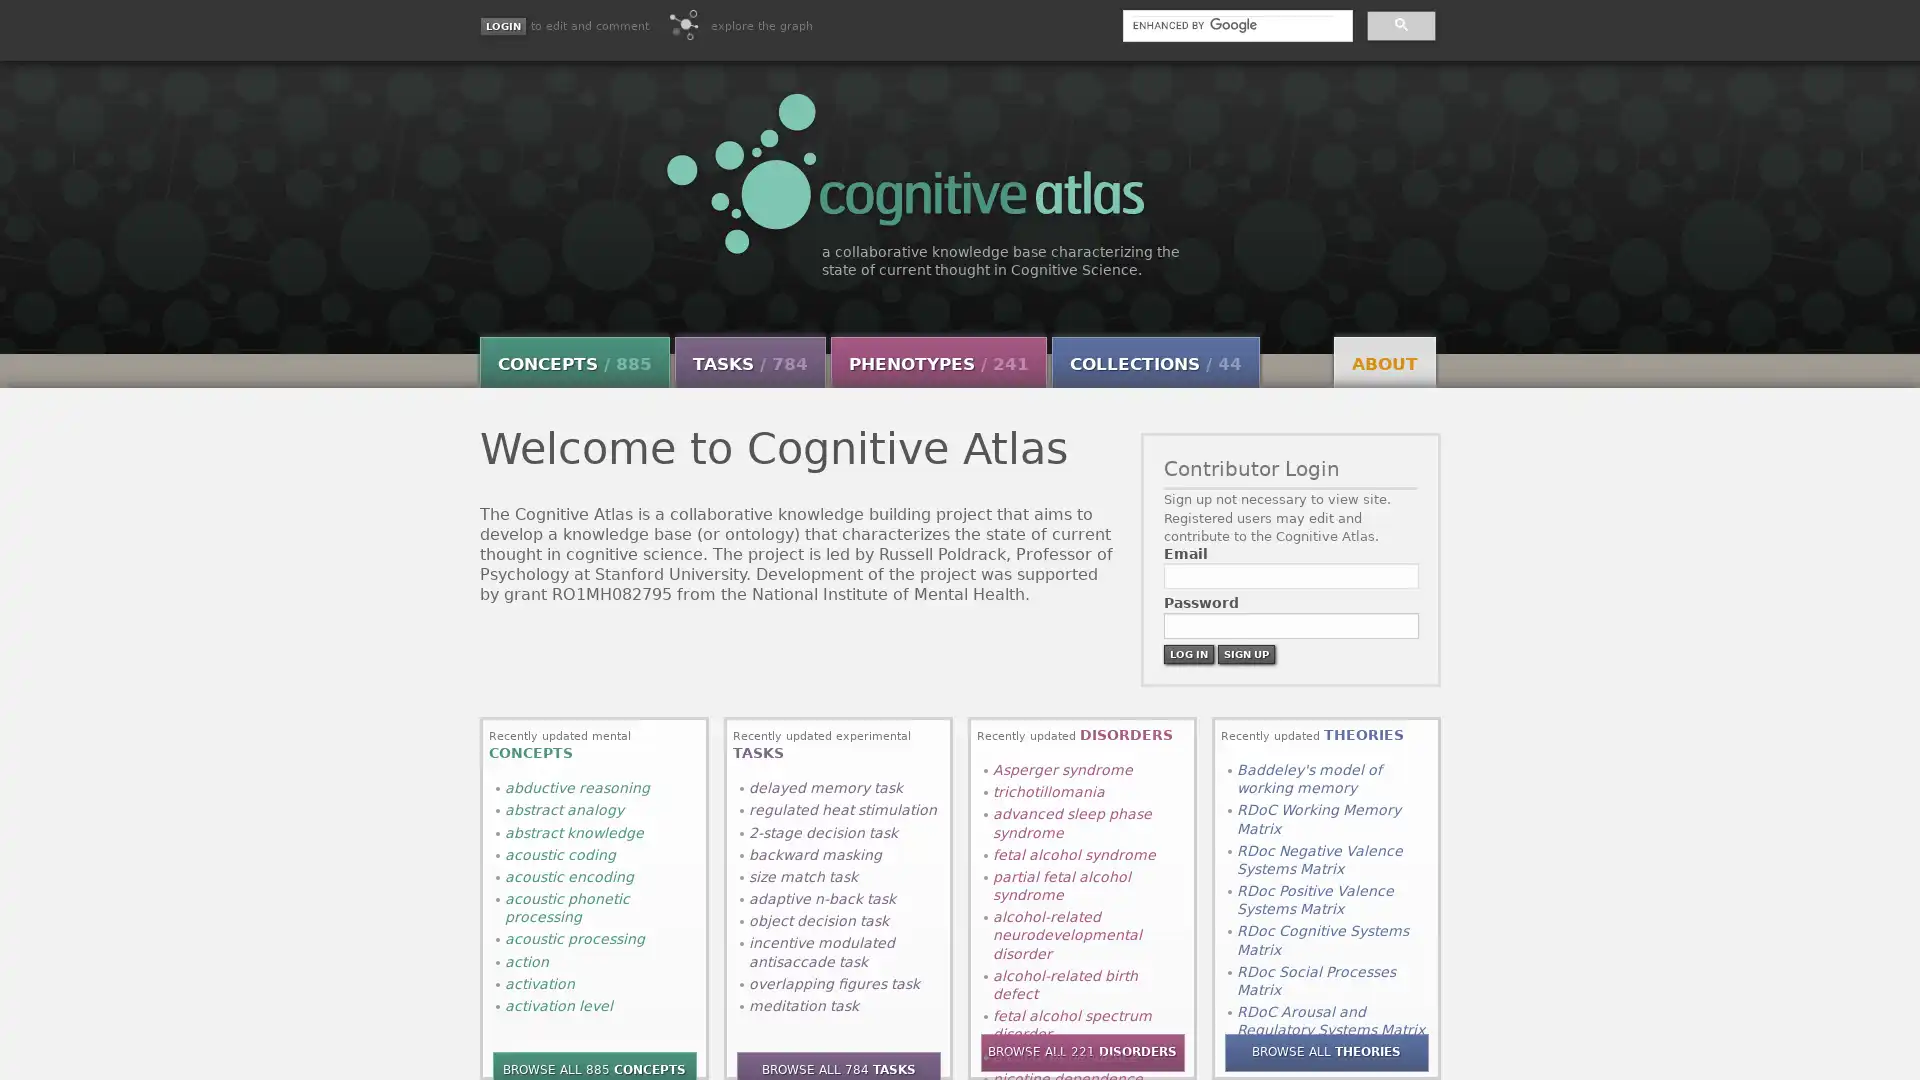  I want to click on search, so click(1399, 24).